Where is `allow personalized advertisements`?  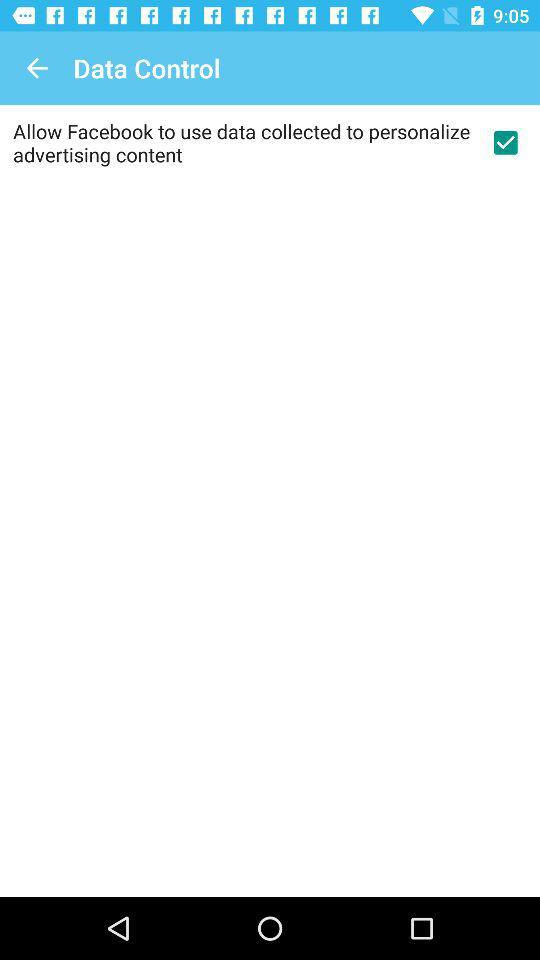 allow personalized advertisements is located at coordinates (504, 141).